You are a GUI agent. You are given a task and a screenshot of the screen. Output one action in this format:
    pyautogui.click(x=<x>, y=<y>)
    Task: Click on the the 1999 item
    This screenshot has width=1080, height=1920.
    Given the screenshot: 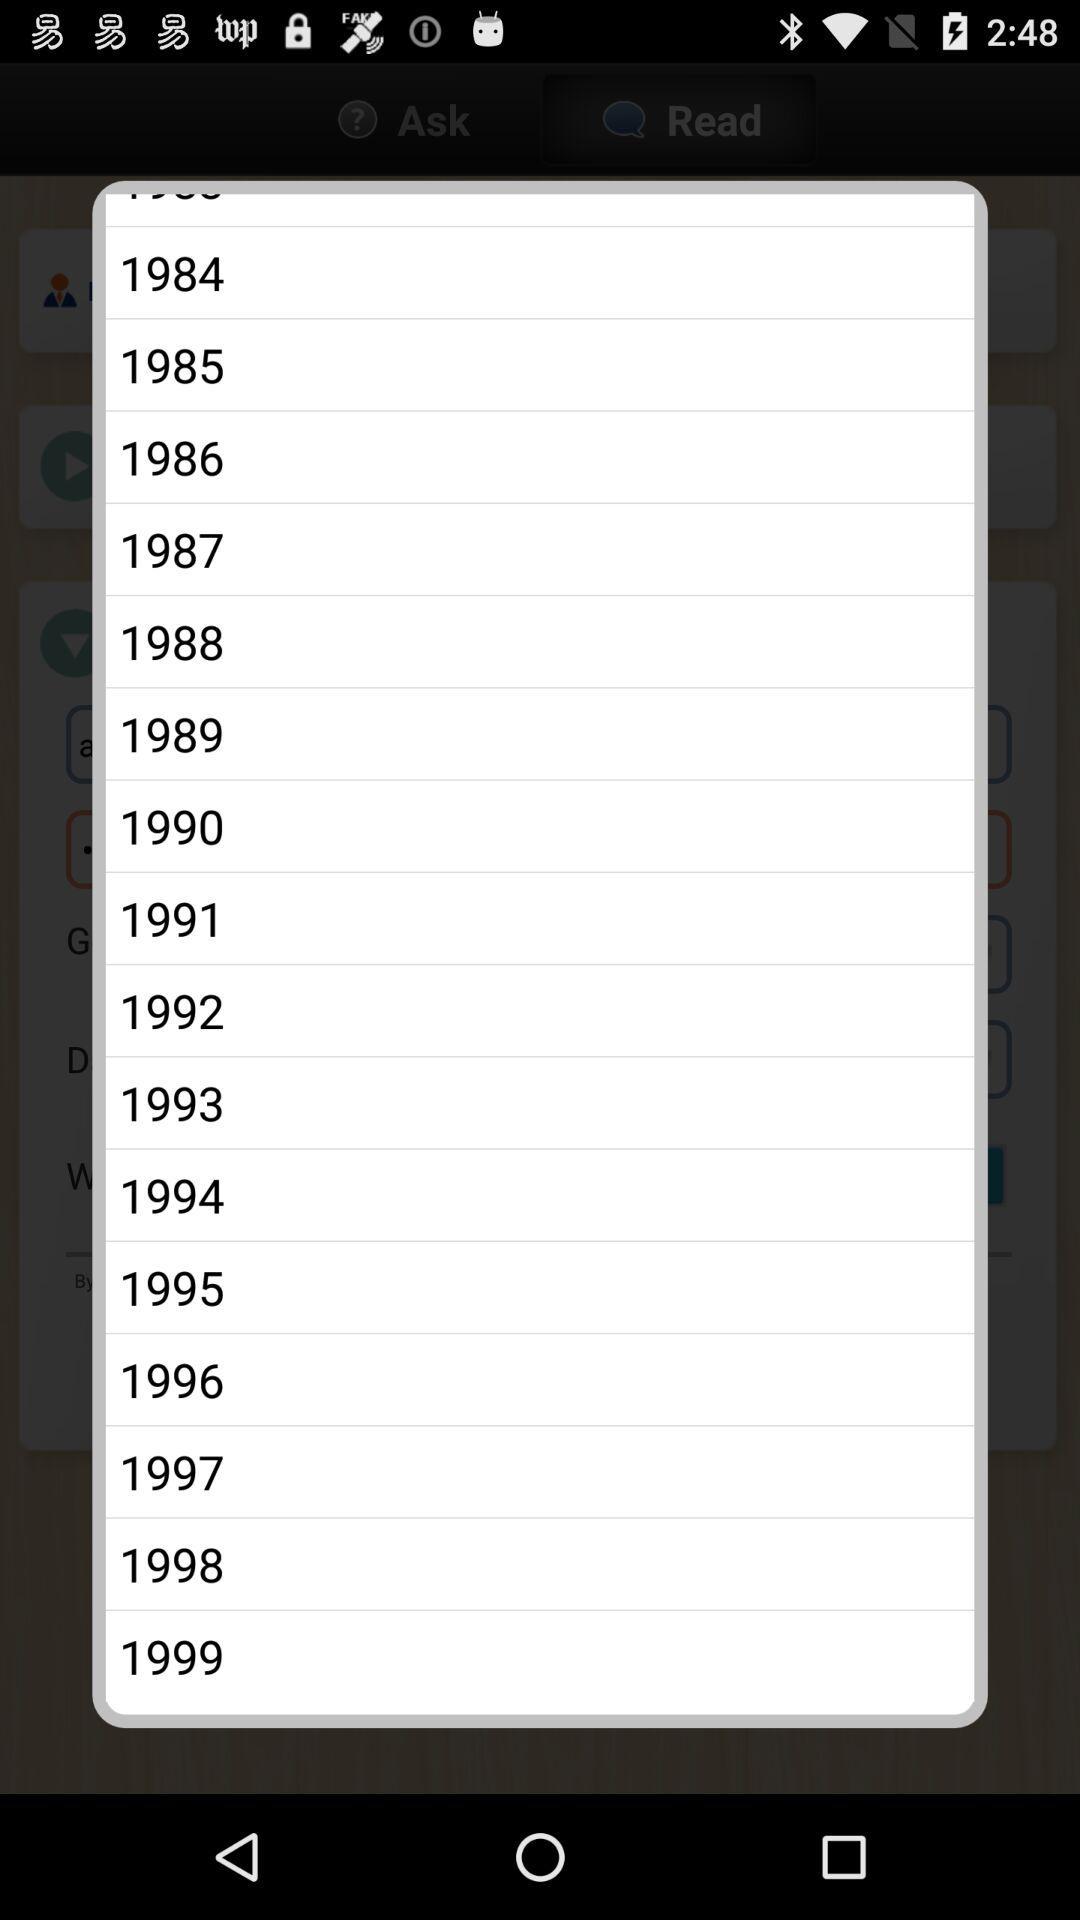 What is the action you would take?
    pyautogui.click(x=540, y=1656)
    